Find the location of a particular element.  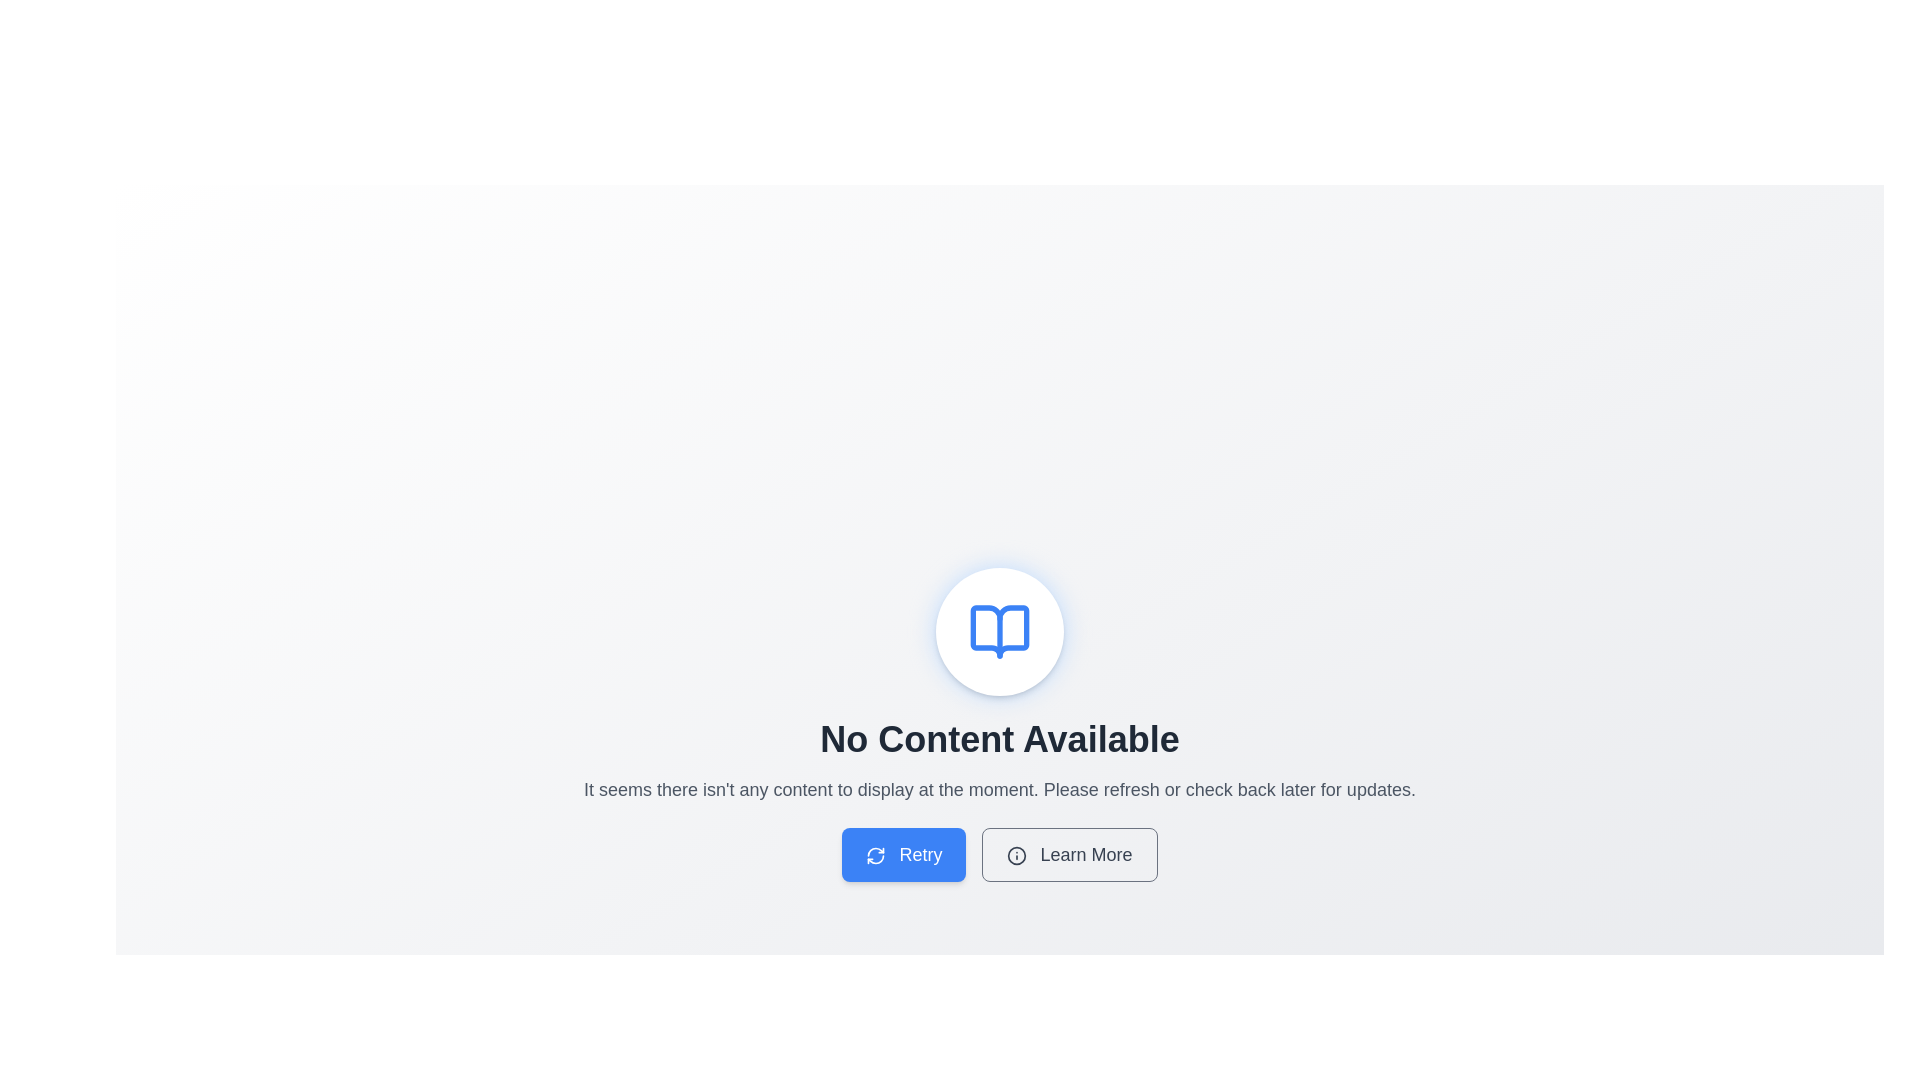

the Informational label that displays a message indicating the lack of content, located beneath the 'No Content Available' headline and above the 'Retry' and 'Learn More' buttons is located at coordinates (999, 789).